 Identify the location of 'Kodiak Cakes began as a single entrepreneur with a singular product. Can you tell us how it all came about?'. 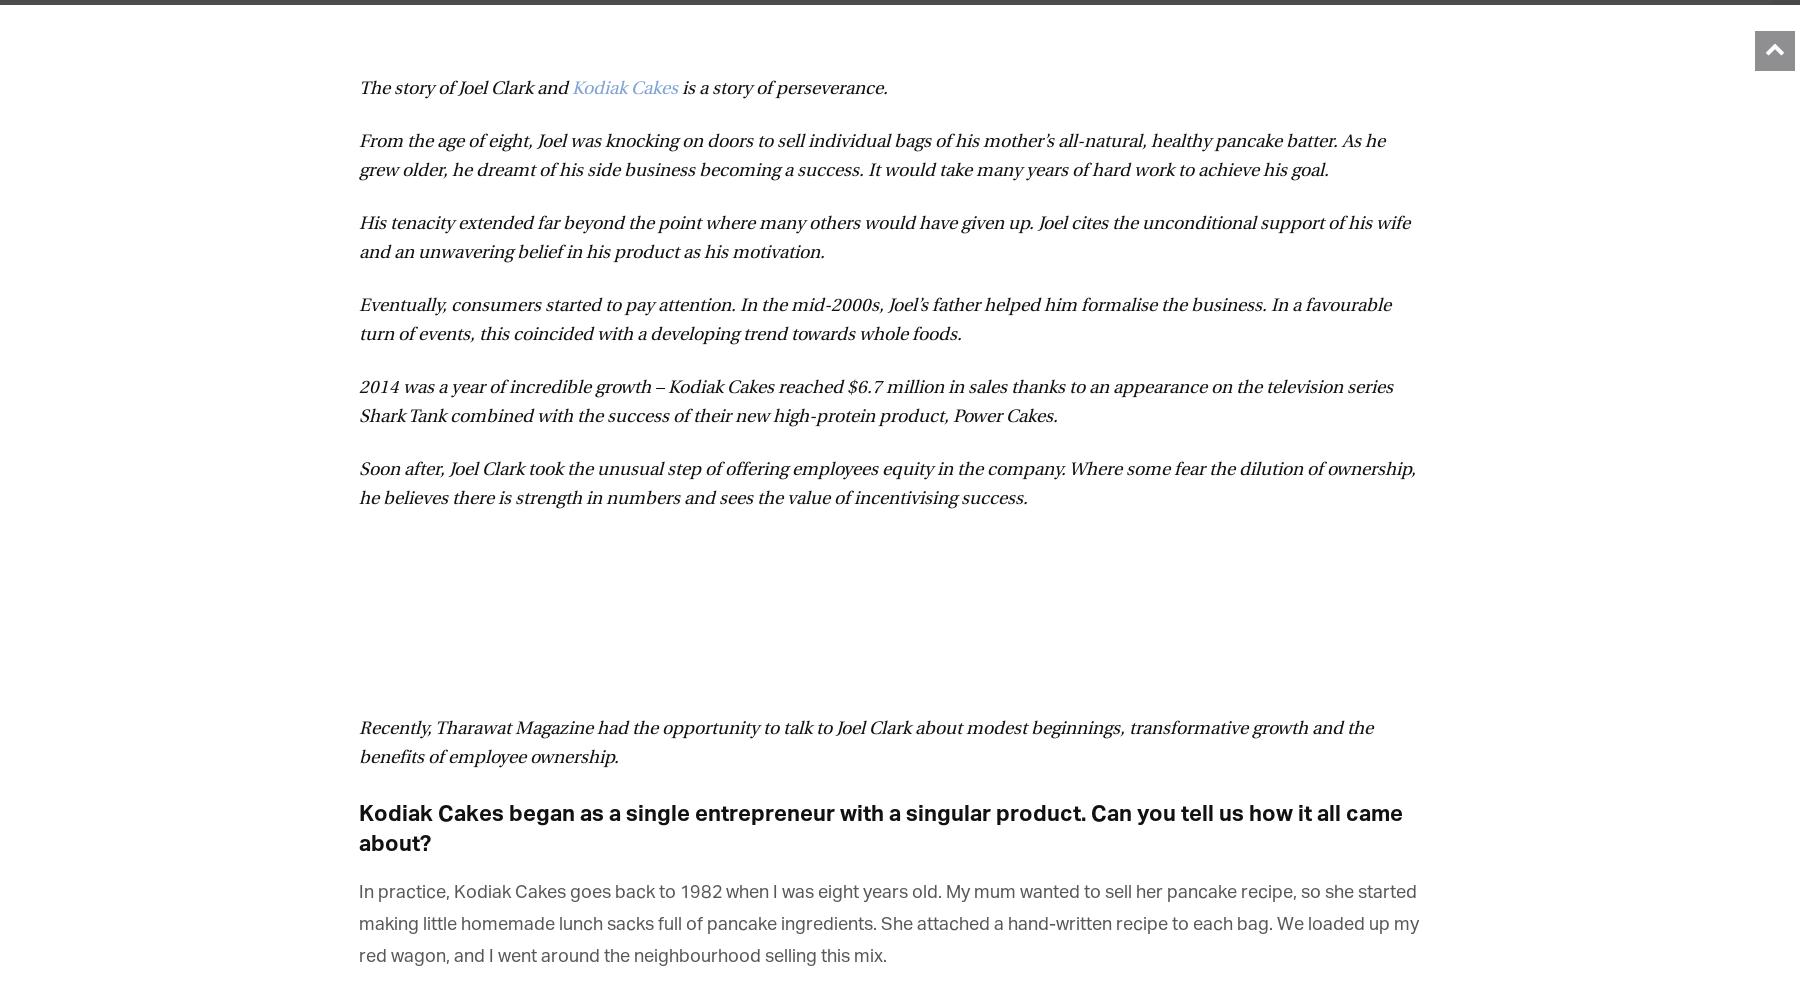
(880, 829).